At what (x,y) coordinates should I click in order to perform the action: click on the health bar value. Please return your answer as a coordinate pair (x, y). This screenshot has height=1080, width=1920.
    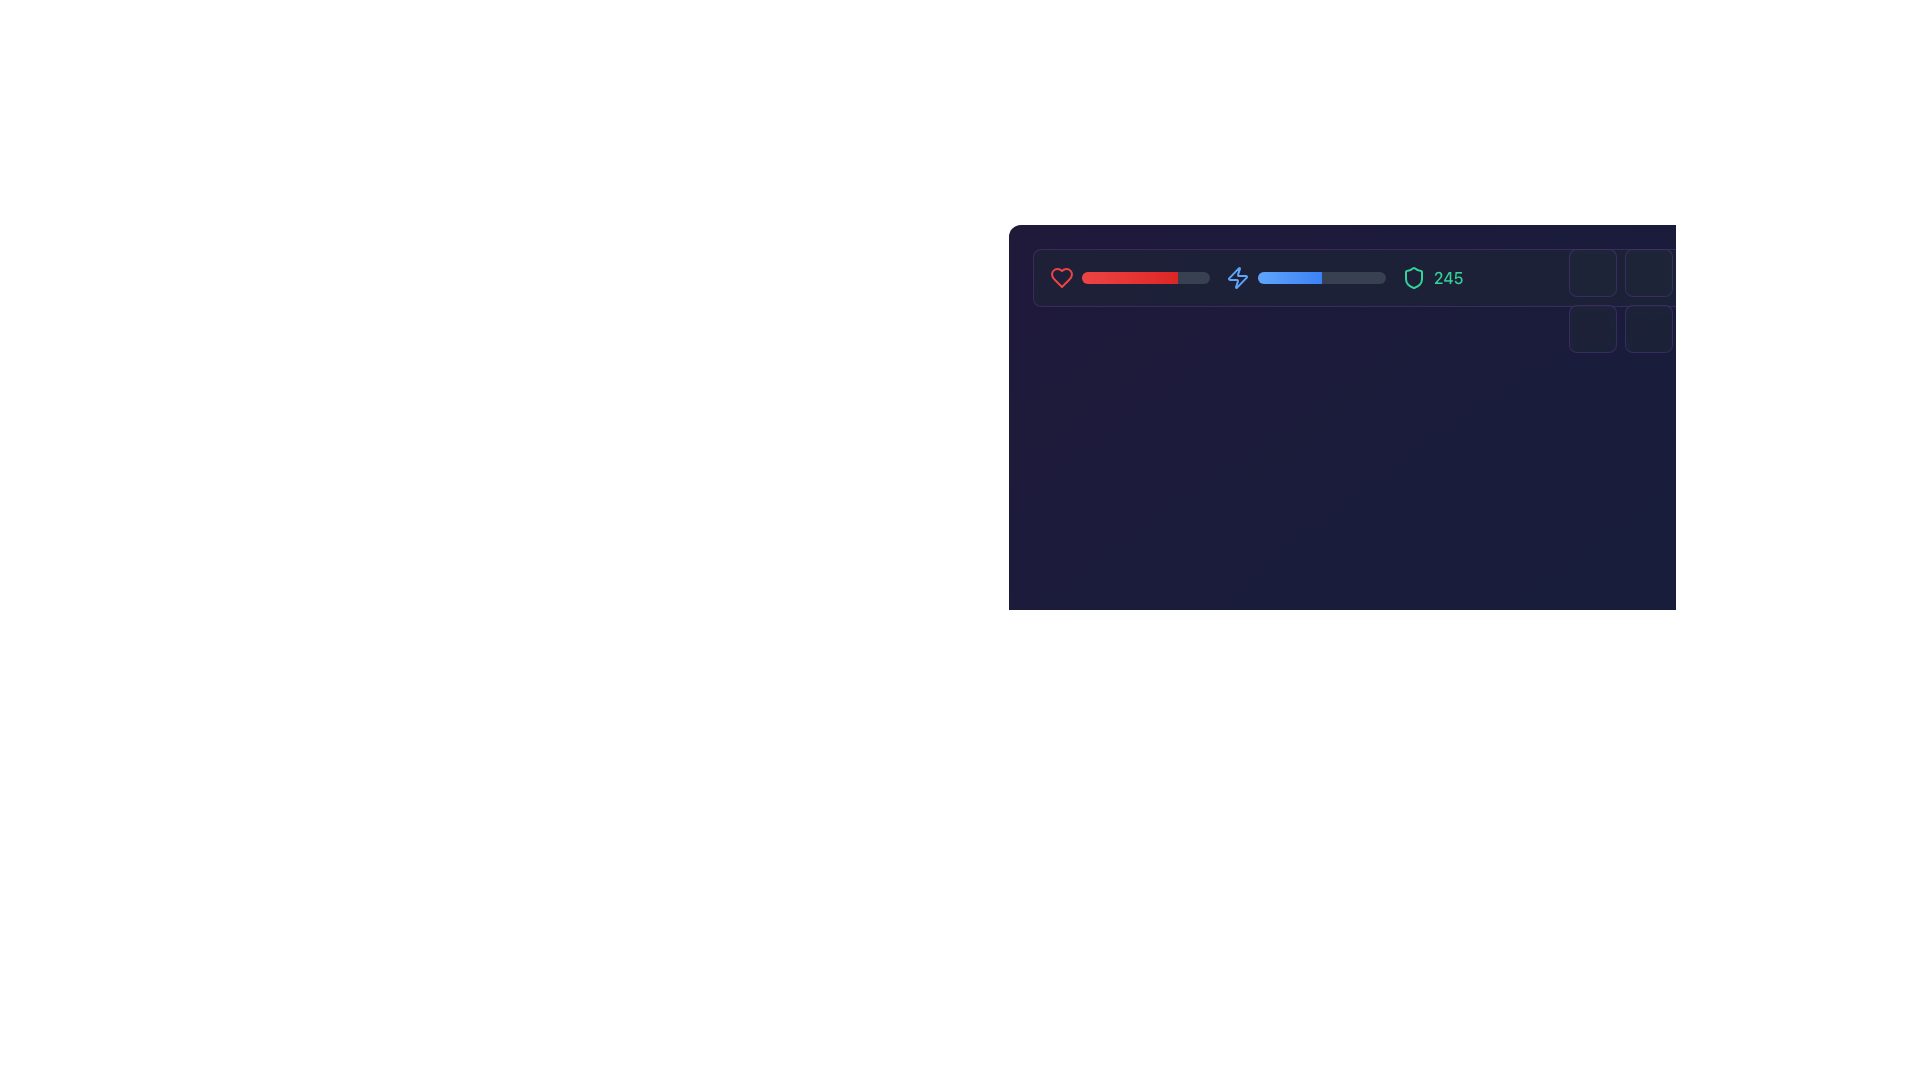
    Looking at the image, I should click on (1193, 277).